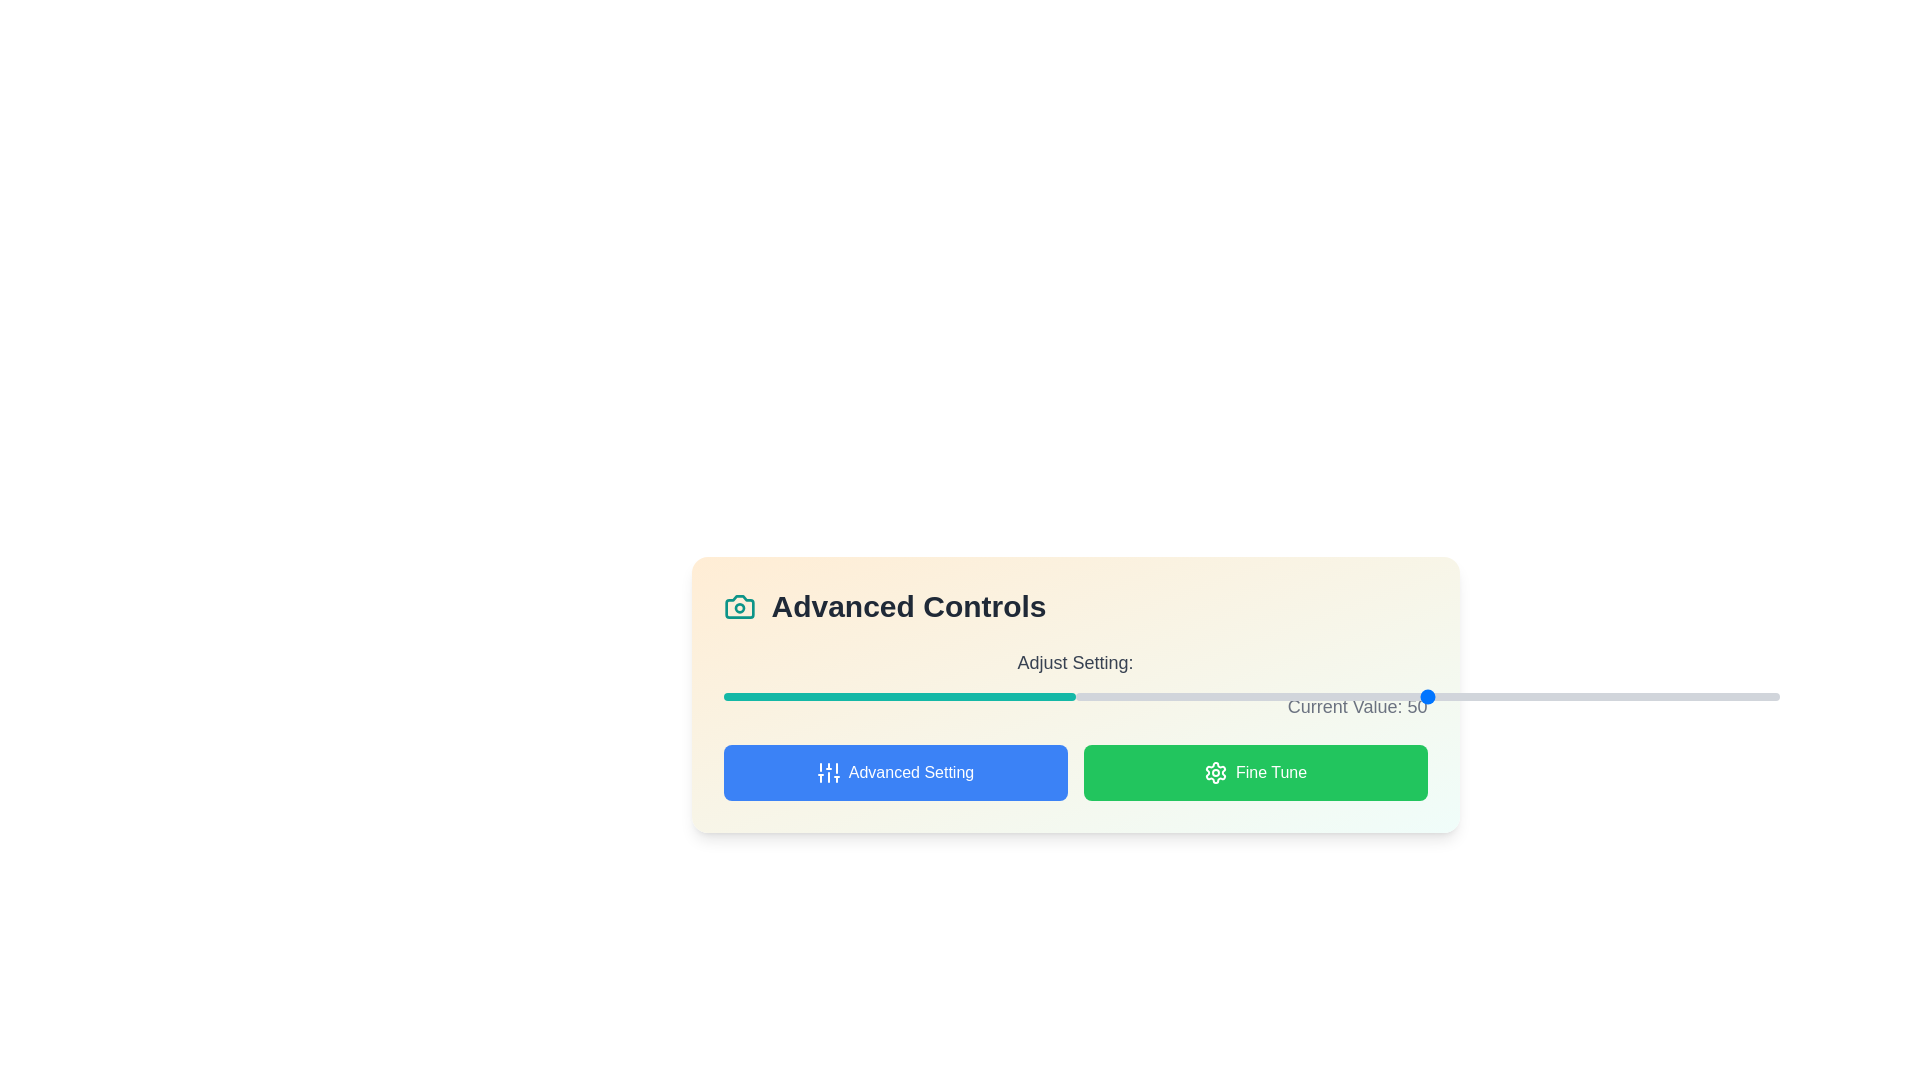 The image size is (1920, 1080). Describe the element at coordinates (1042, 692) in the screenshot. I see `the slider` at that location.